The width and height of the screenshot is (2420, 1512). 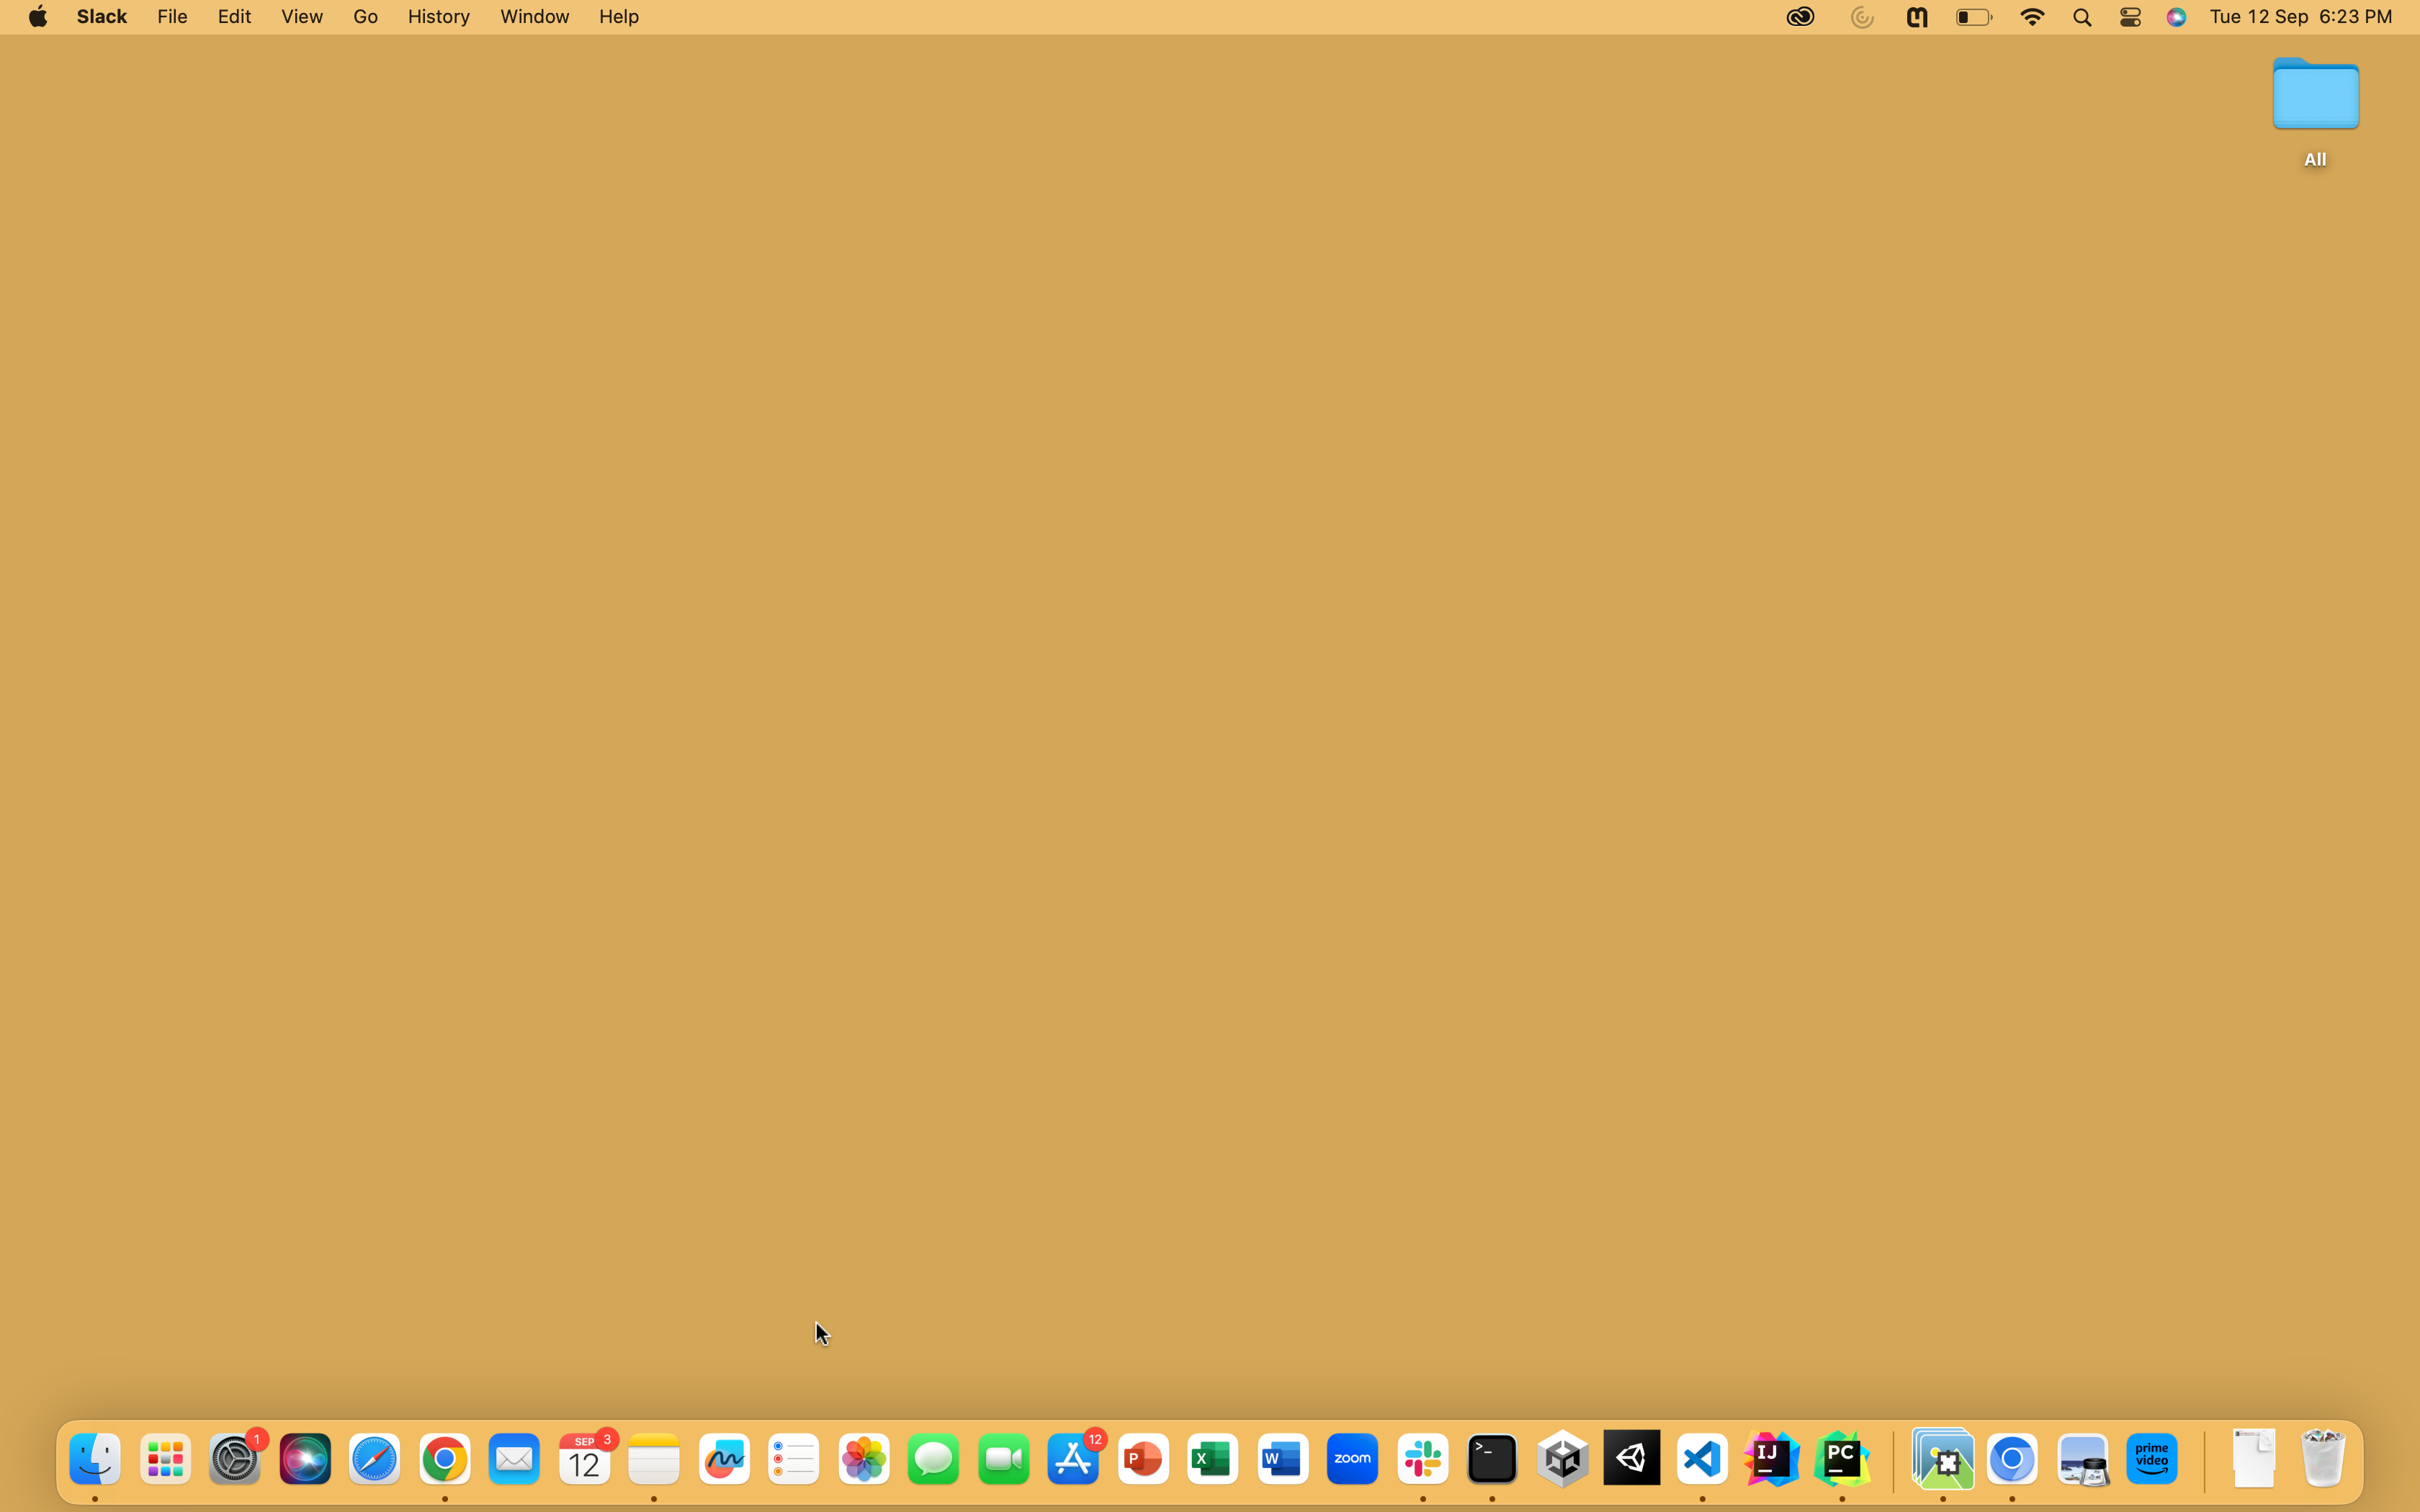 What do you see at coordinates (374, 1459) in the screenshot?
I see `Safari App using the fifth blue button at buttom` at bounding box center [374, 1459].